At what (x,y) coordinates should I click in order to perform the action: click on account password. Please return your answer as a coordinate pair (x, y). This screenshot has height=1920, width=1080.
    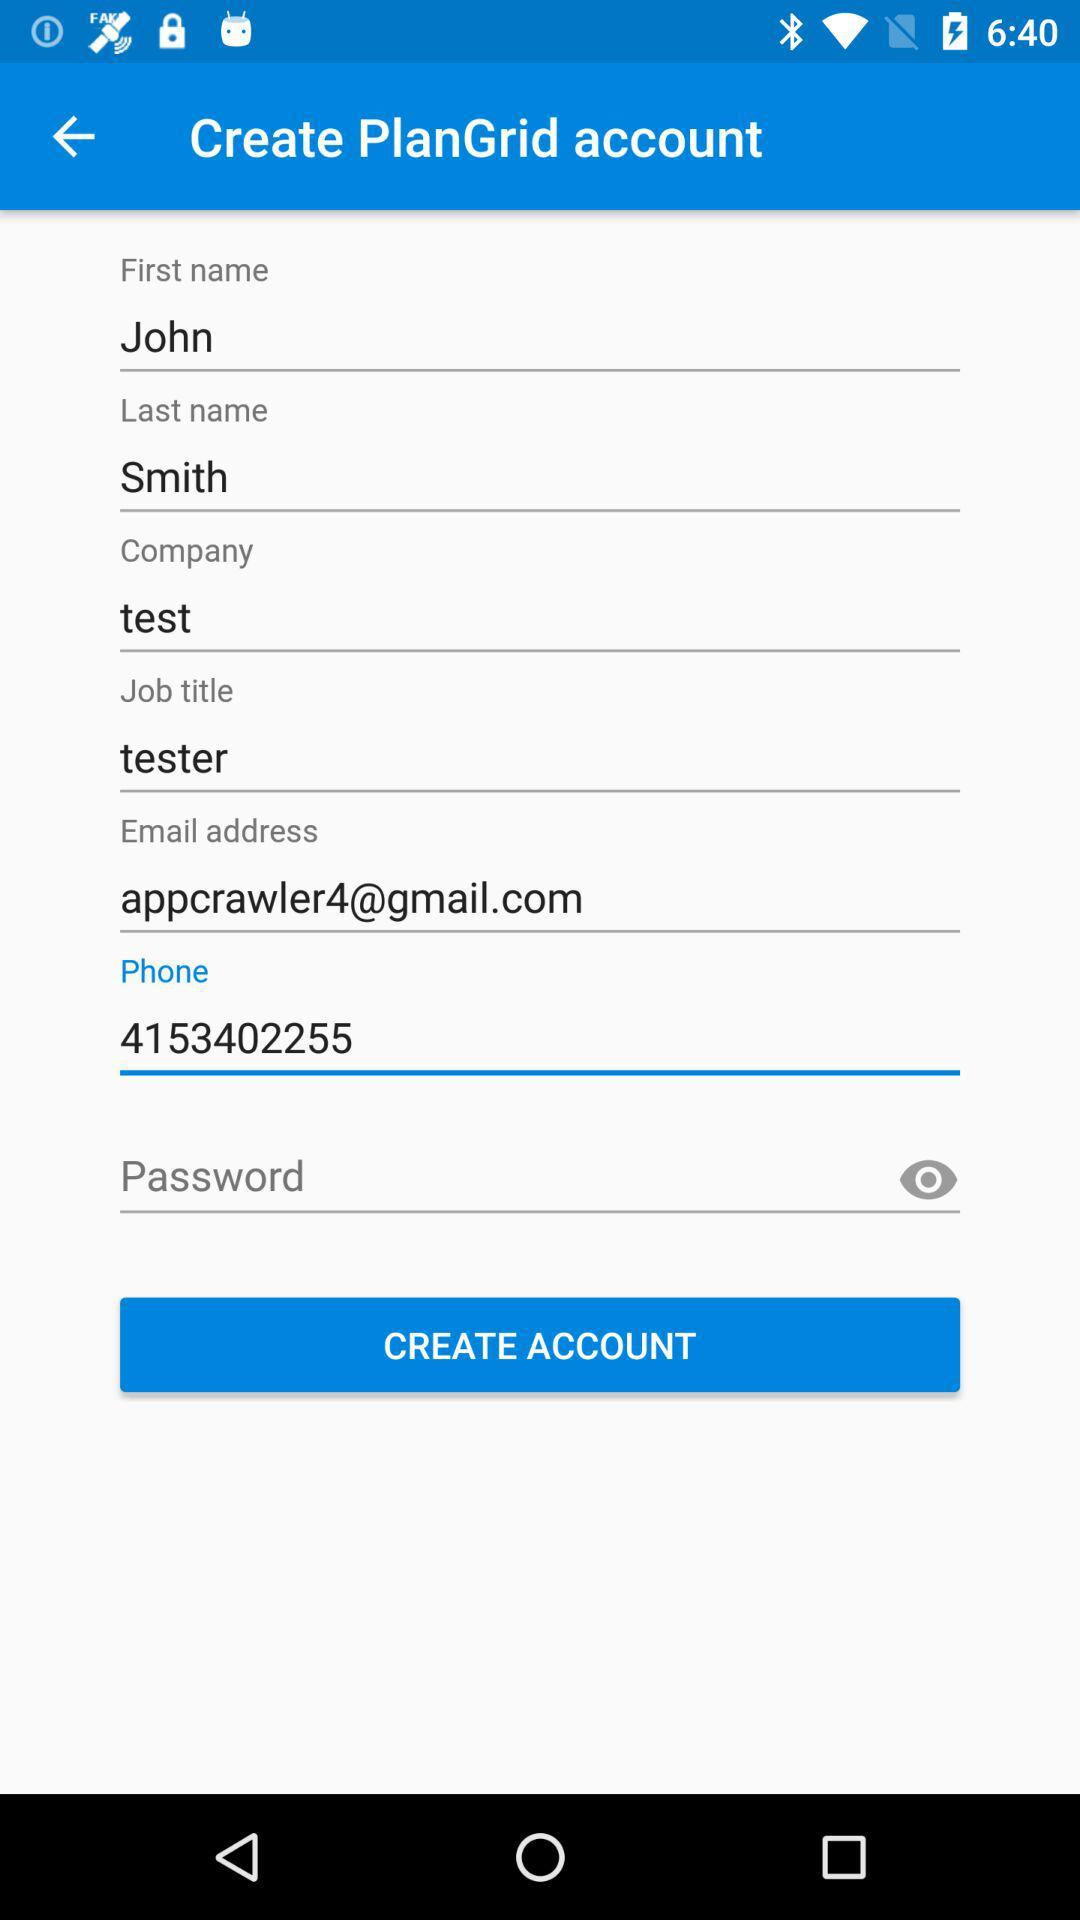
    Looking at the image, I should click on (540, 1177).